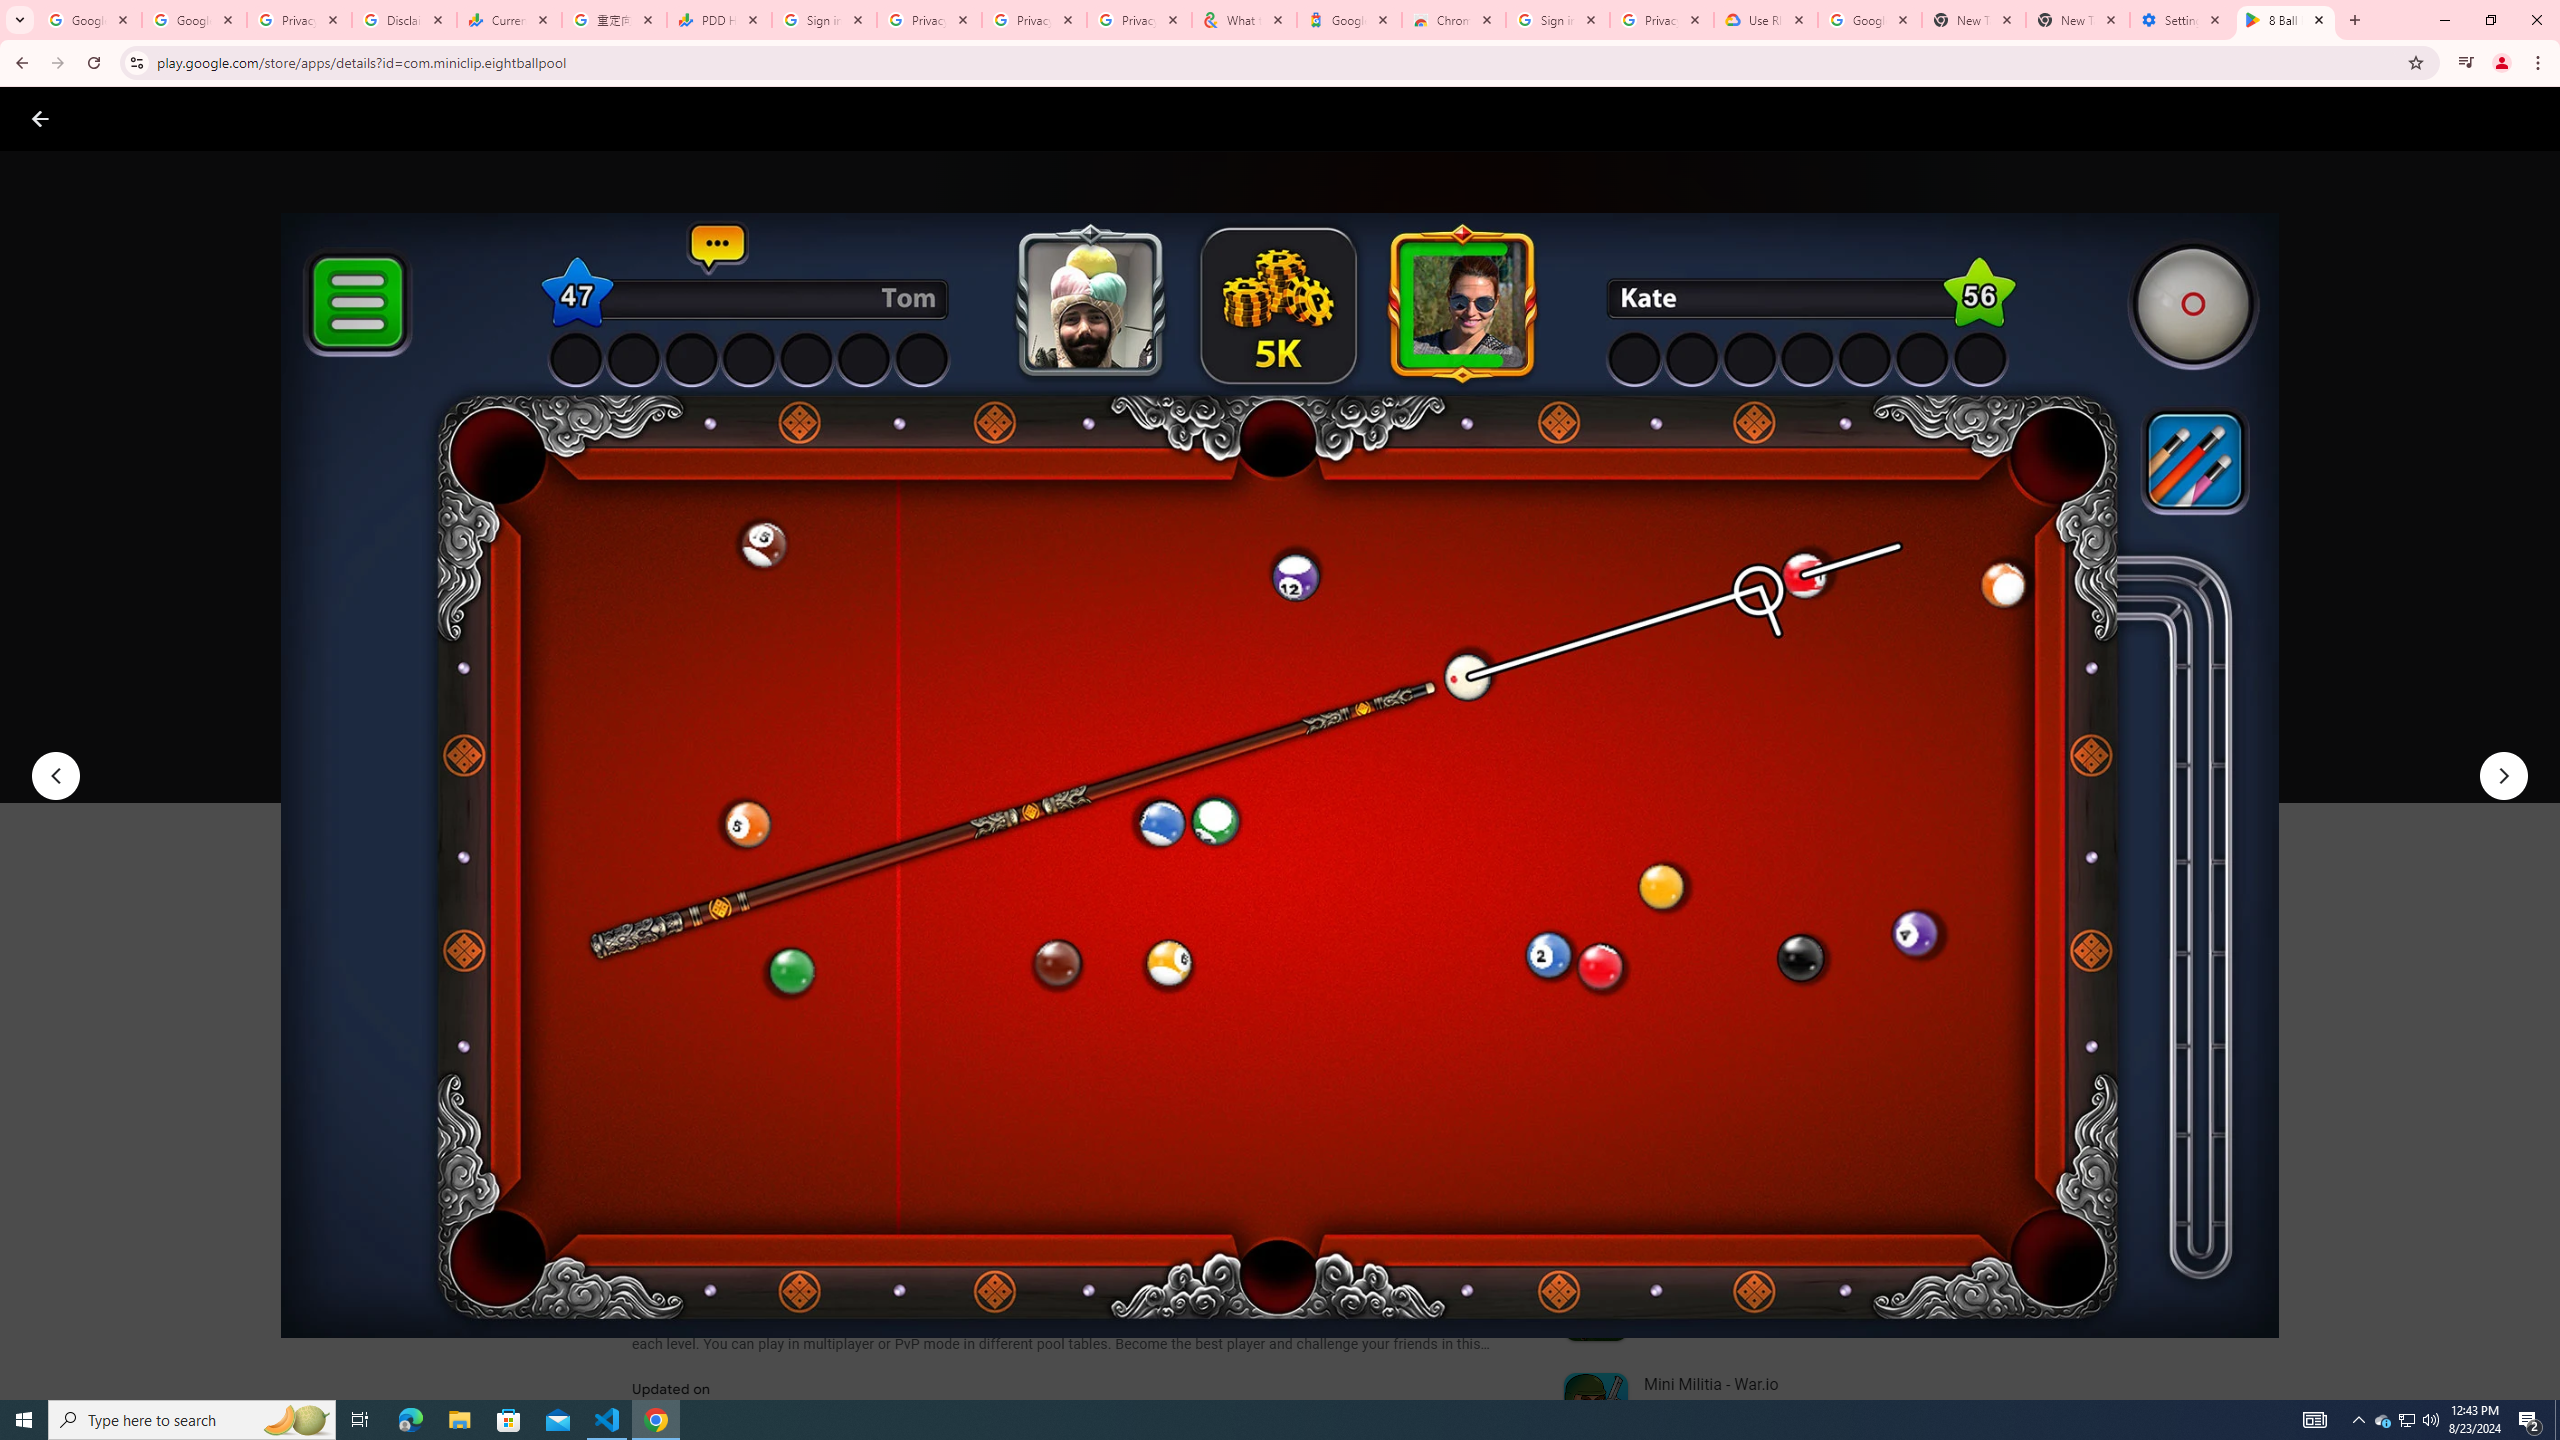 This screenshot has width=2560, height=1440. I want to click on 'Google Play logo', so click(111, 118).